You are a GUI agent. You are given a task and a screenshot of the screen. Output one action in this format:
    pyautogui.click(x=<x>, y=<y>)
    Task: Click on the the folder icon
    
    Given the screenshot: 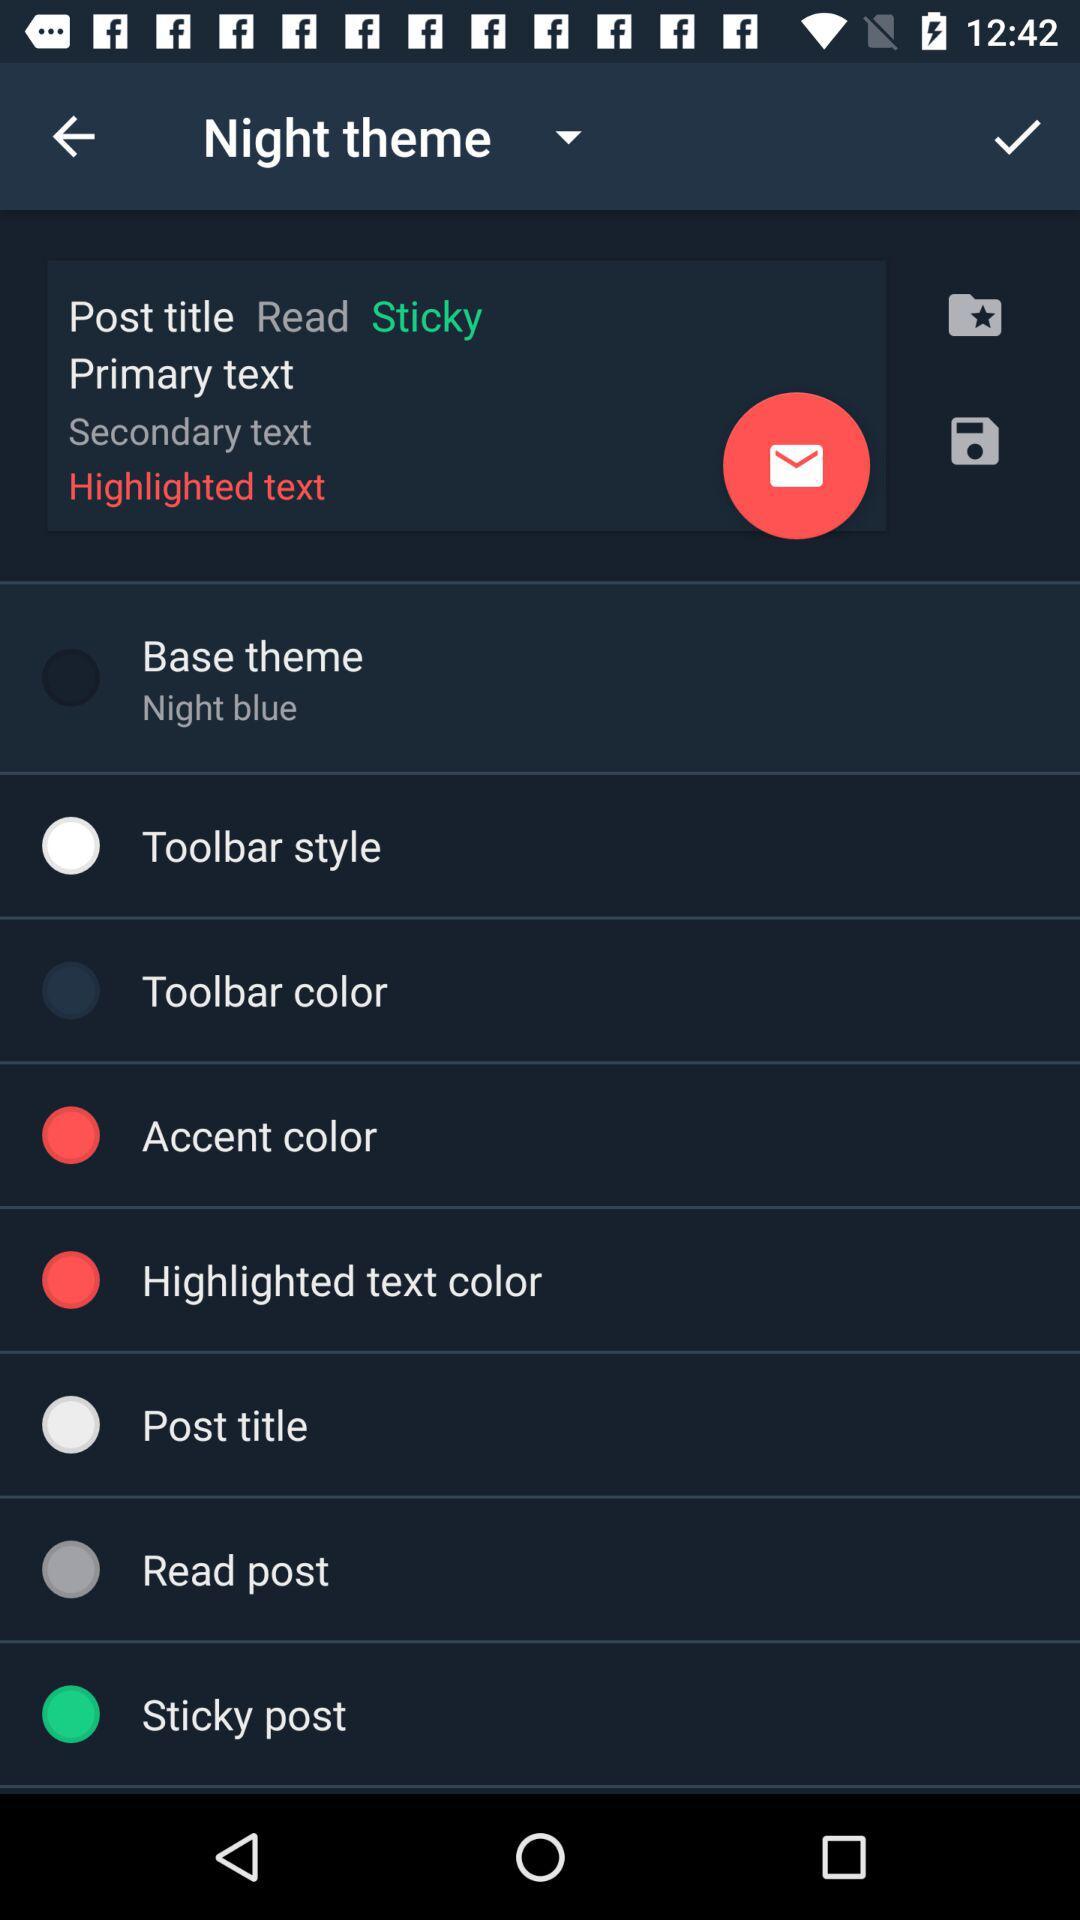 What is the action you would take?
    pyautogui.click(x=974, y=314)
    